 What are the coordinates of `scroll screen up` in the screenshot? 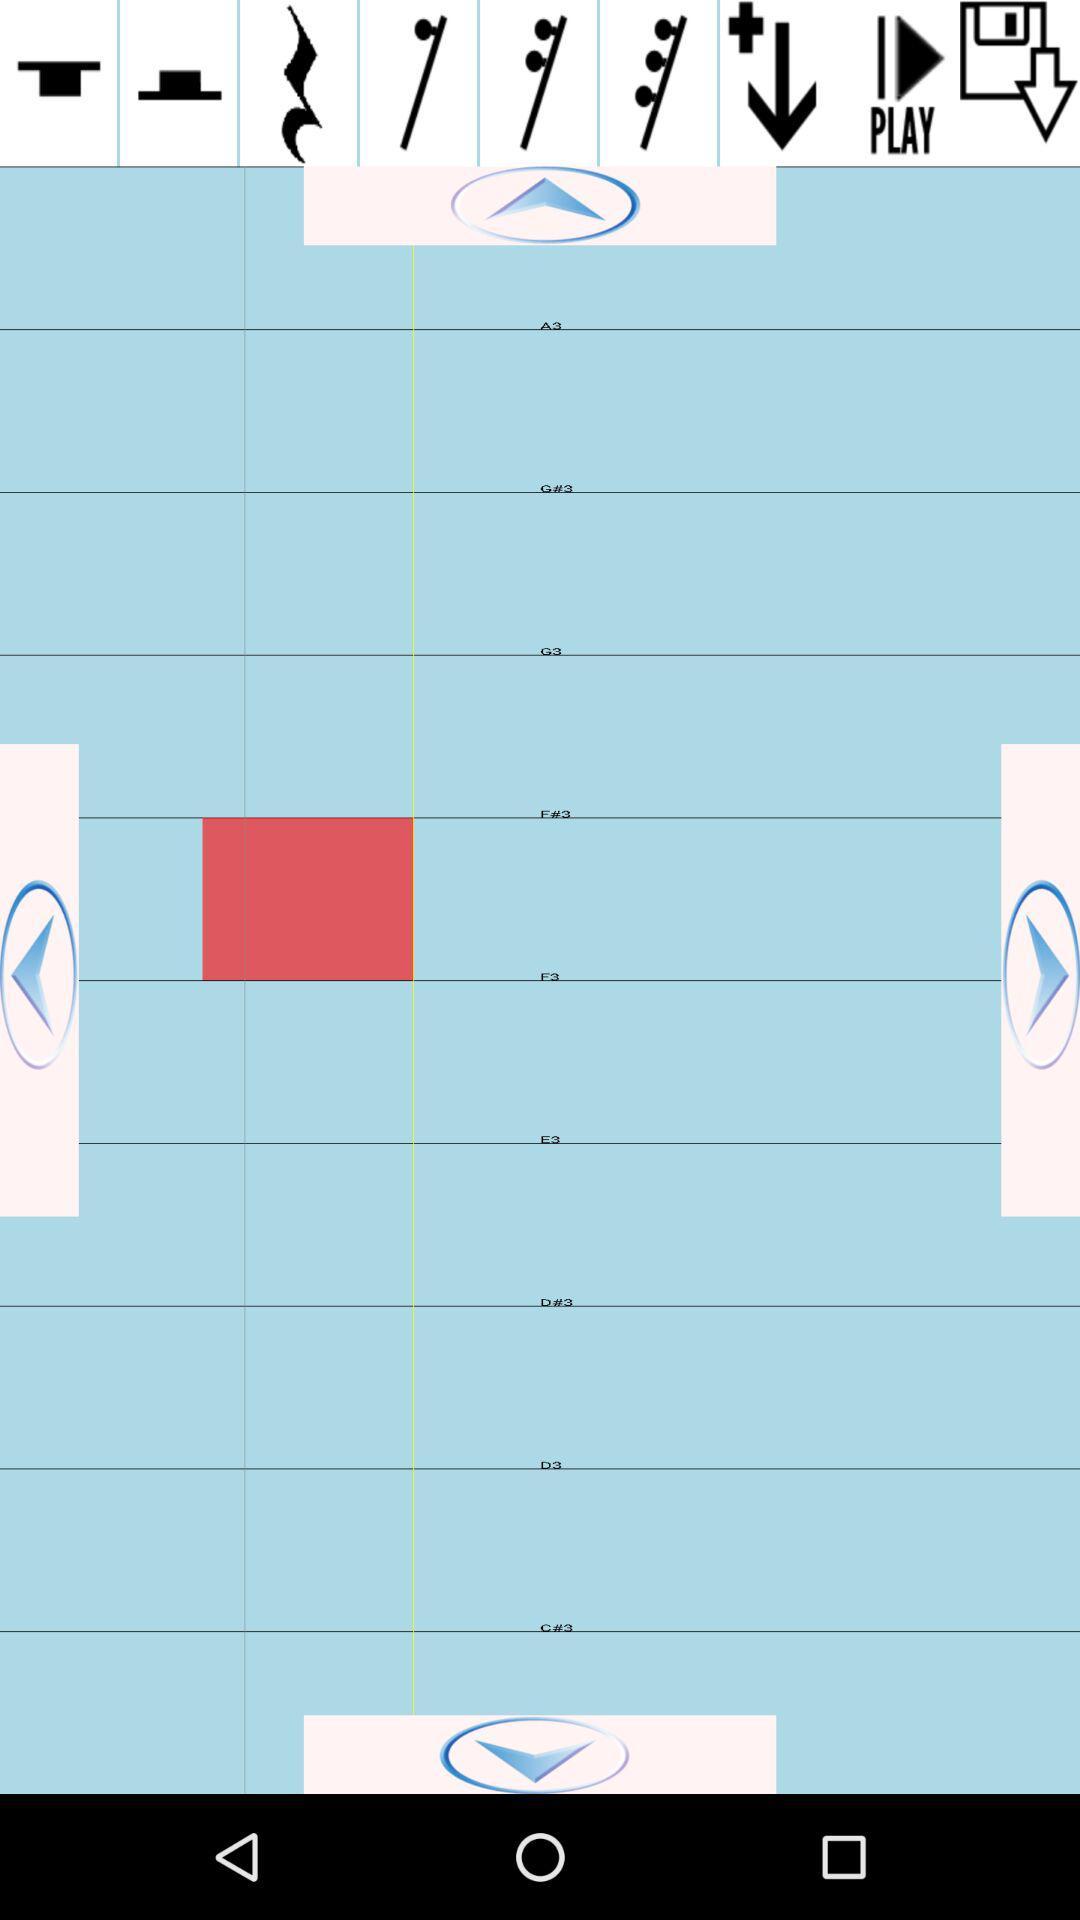 It's located at (540, 205).